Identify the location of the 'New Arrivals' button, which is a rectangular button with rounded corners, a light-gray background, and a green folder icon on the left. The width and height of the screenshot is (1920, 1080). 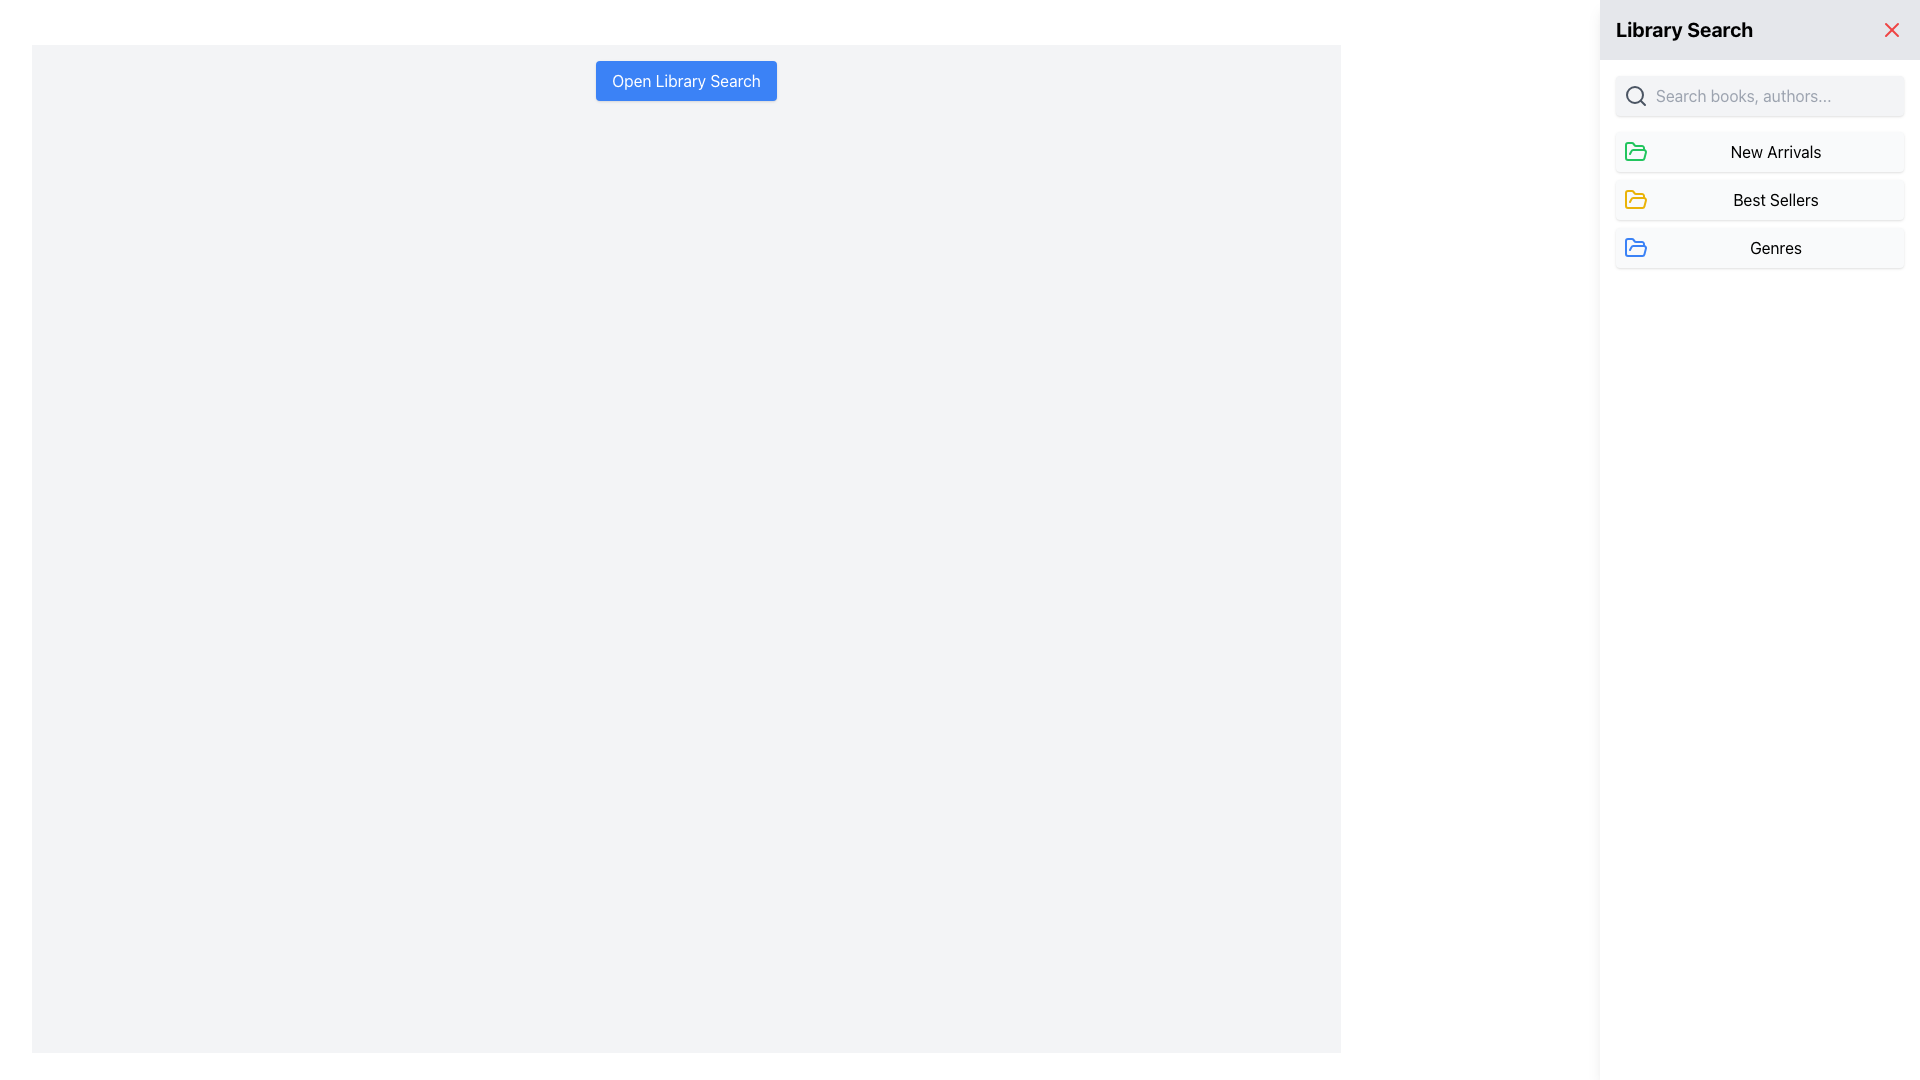
(1760, 150).